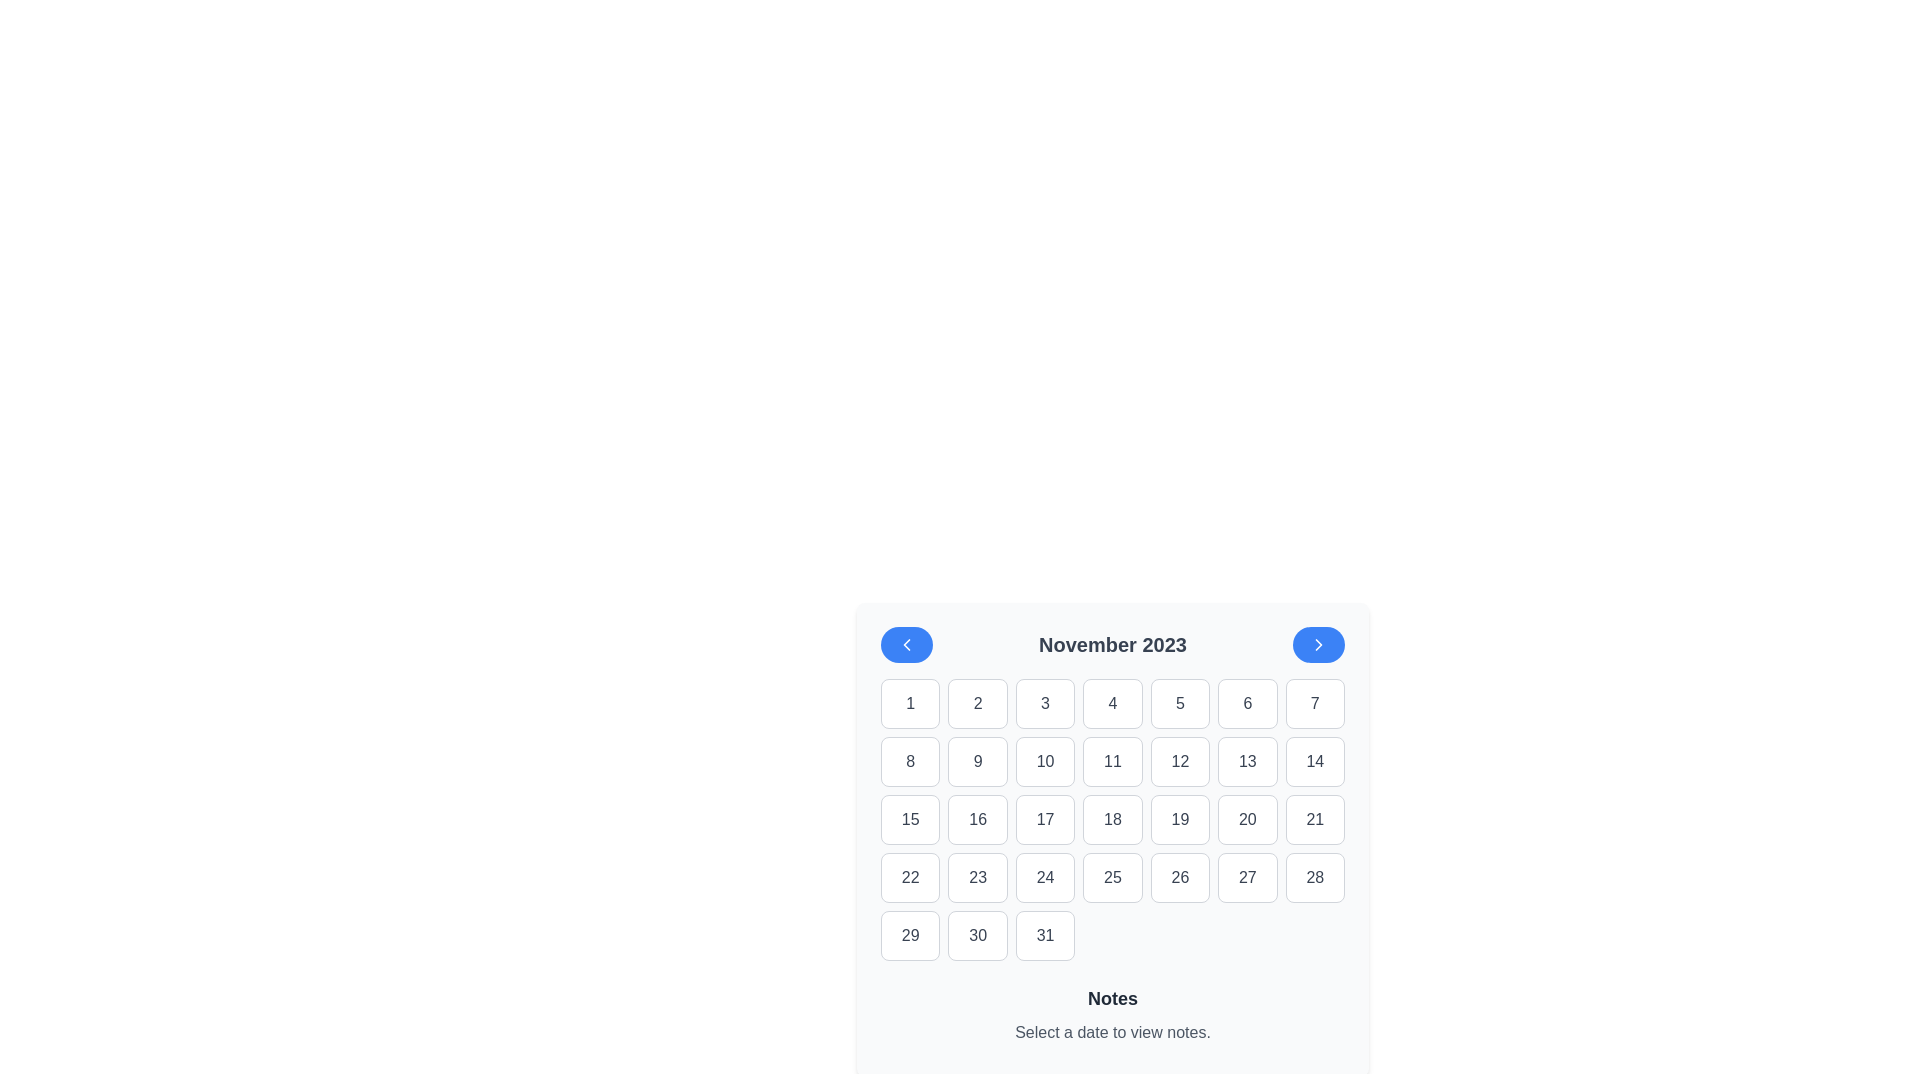  Describe the element at coordinates (909, 820) in the screenshot. I see `the date button representing '15' in the November 2023 calendar` at that location.